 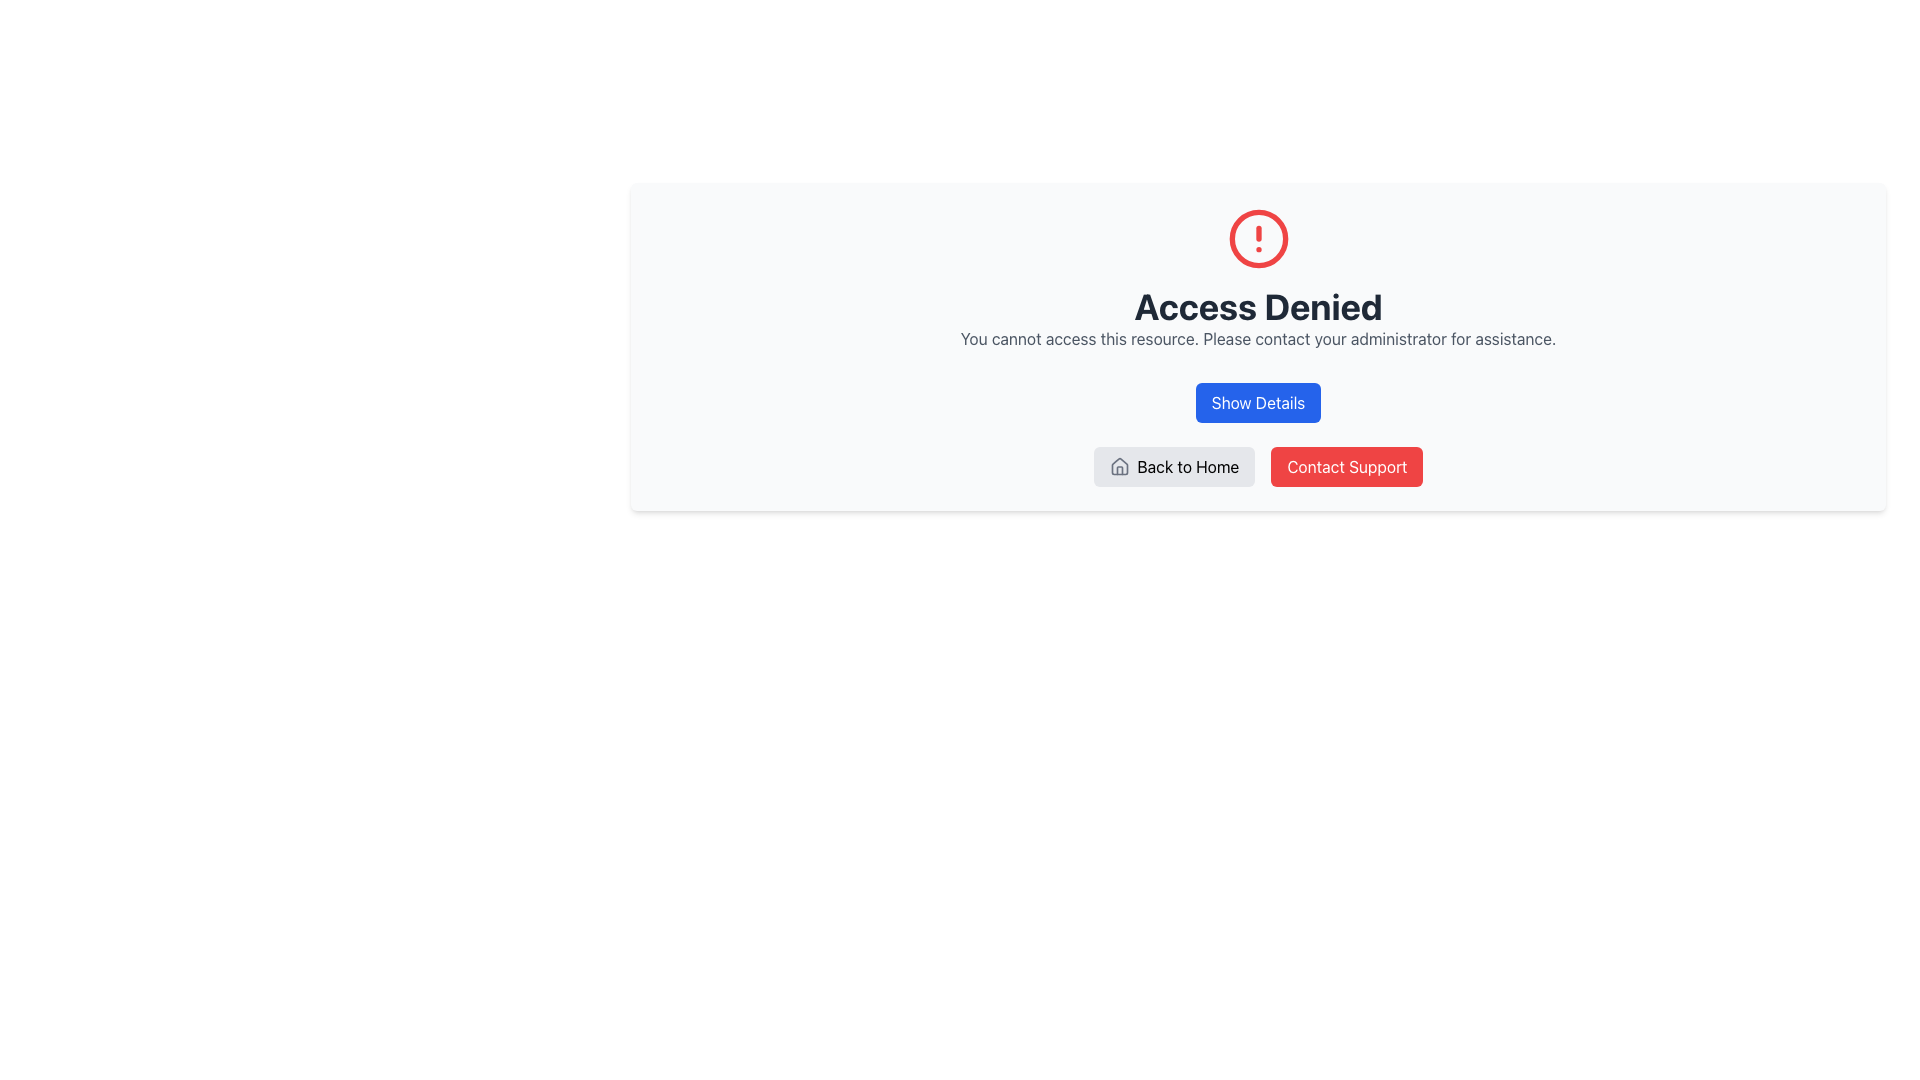 What do you see at coordinates (1118, 466) in the screenshot?
I see `the back icon within the 'Back to Home' button located in the bottom-left section of the light gray notification area` at bounding box center [1118, 466].